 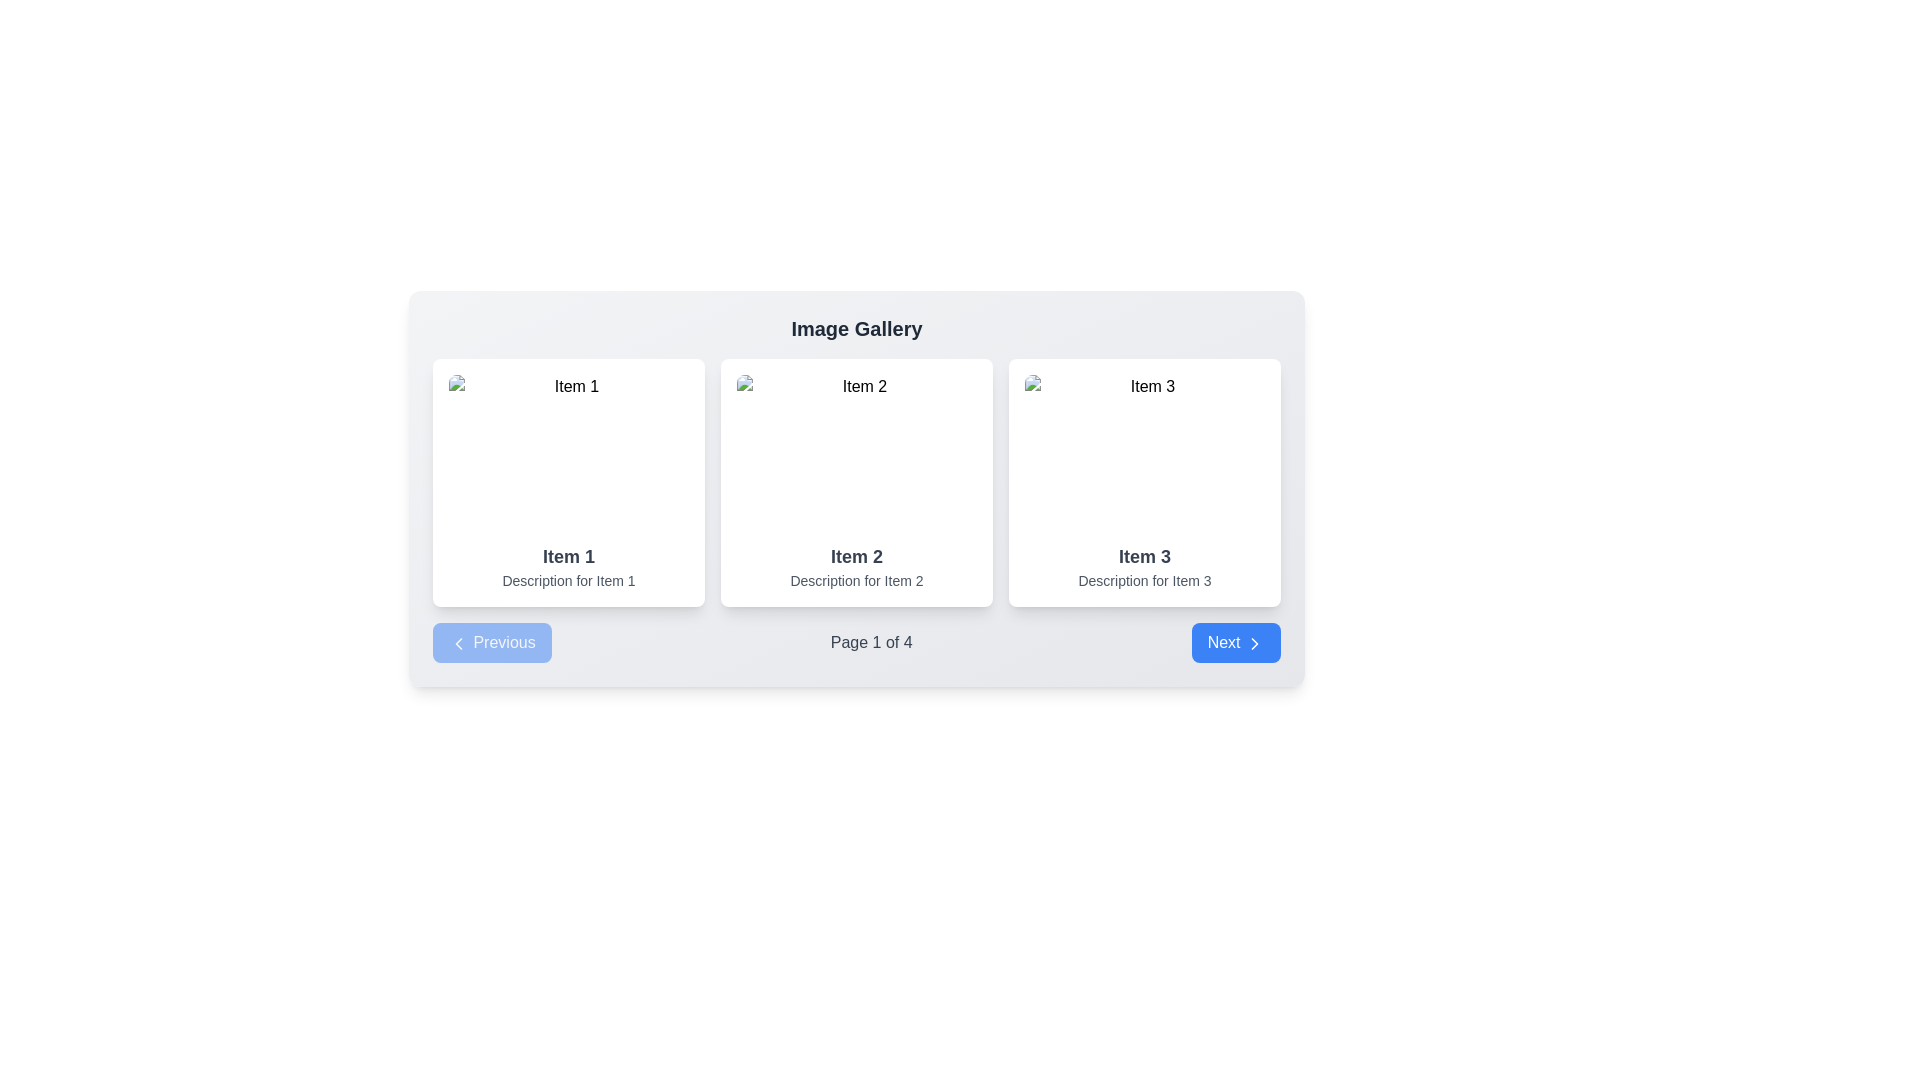 What do you see at coordinates (1253, 643) in the screenshot?
I see `the 'Next' icon located at the rightmost side of the blue 'Next' button` at bounding box center [1253, 643].